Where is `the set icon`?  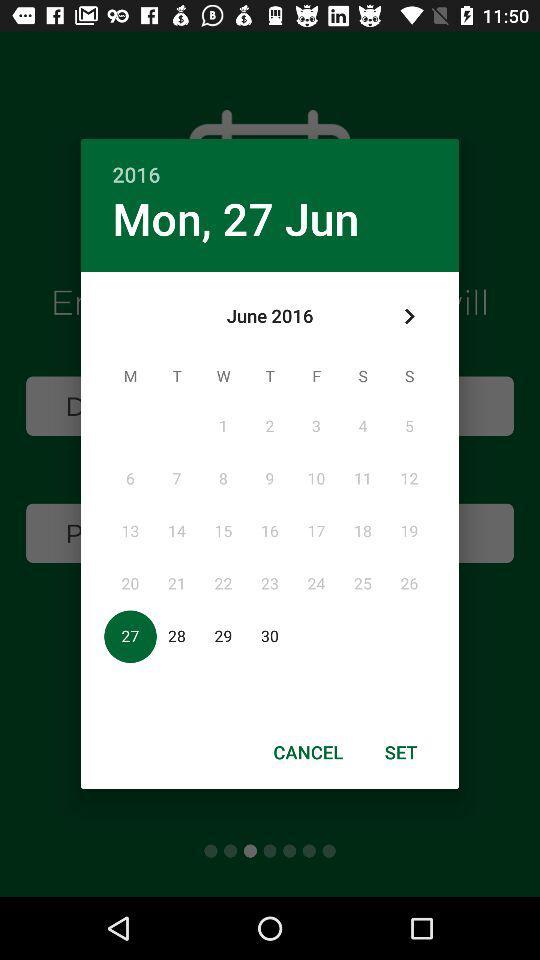
the set icon is located at coordinates (401, 751).